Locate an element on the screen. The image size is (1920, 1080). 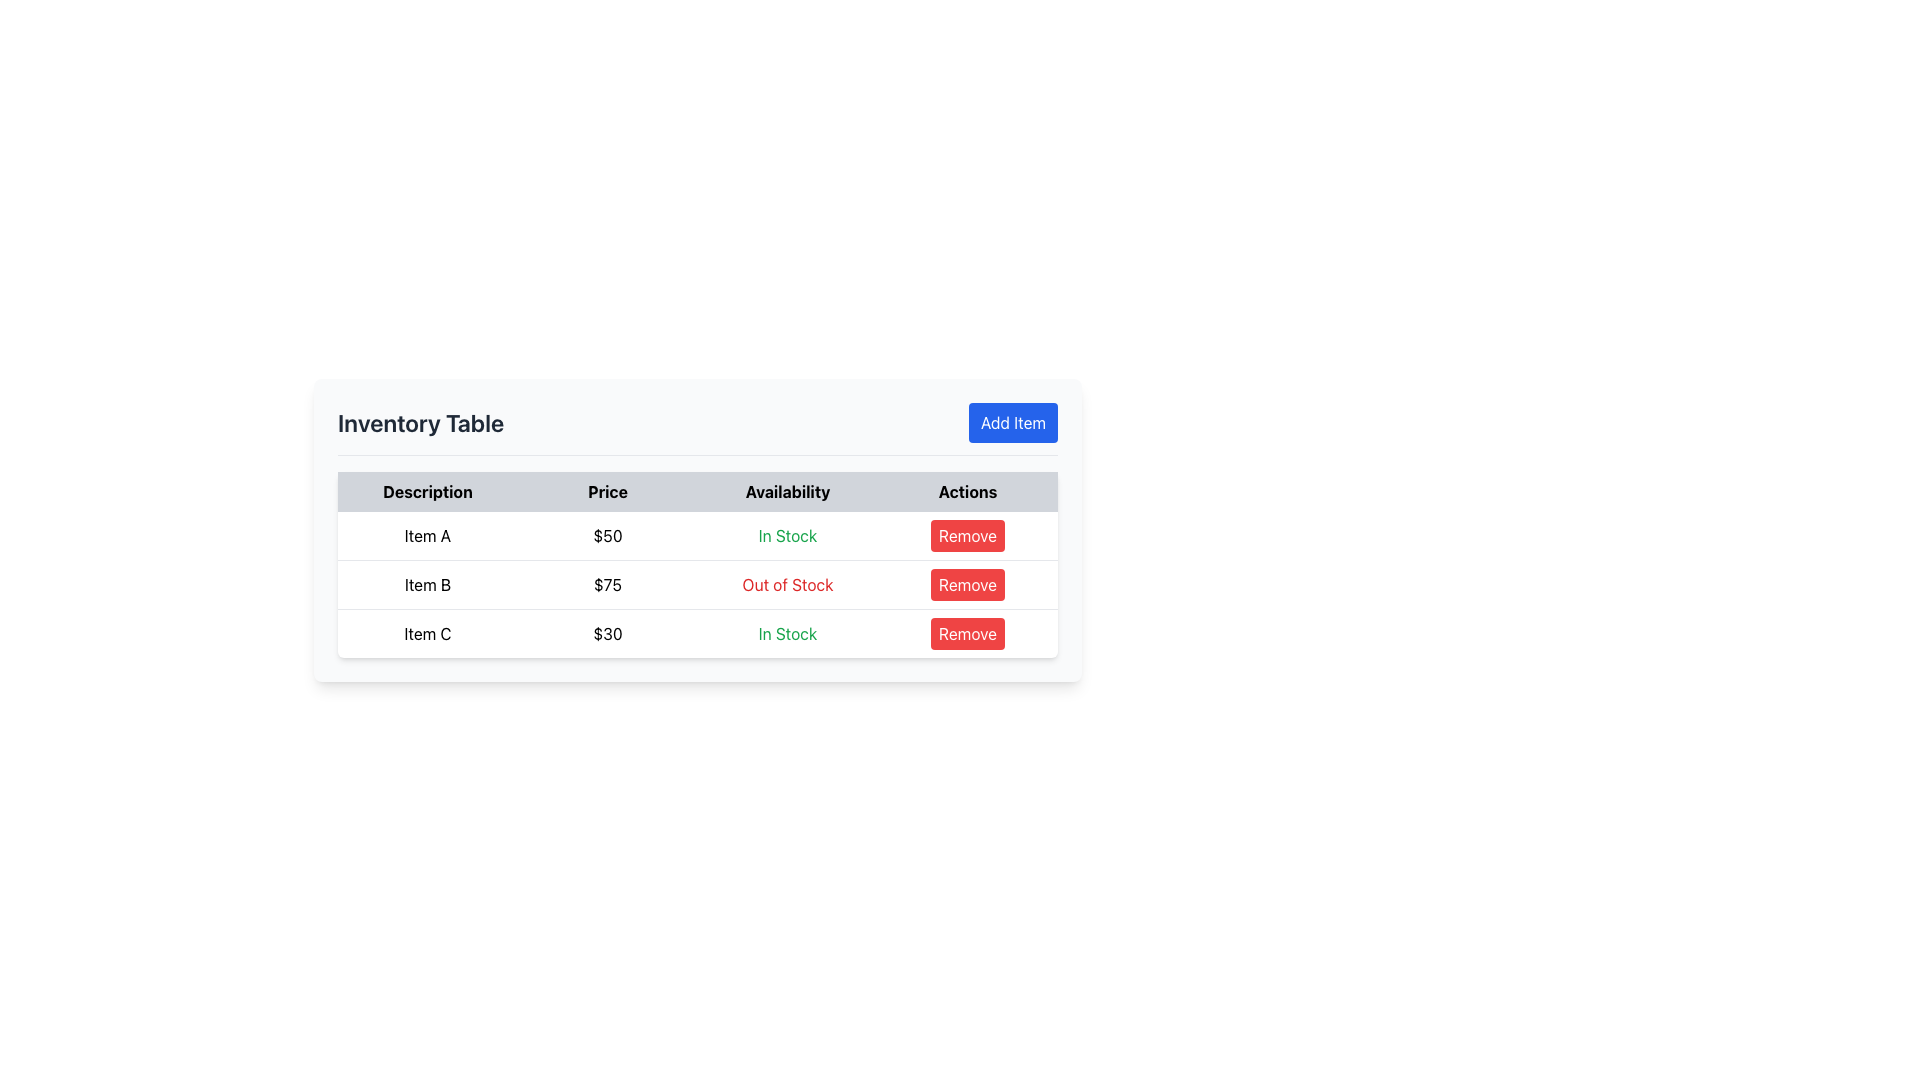
the button is located at coordinates (968, 535).